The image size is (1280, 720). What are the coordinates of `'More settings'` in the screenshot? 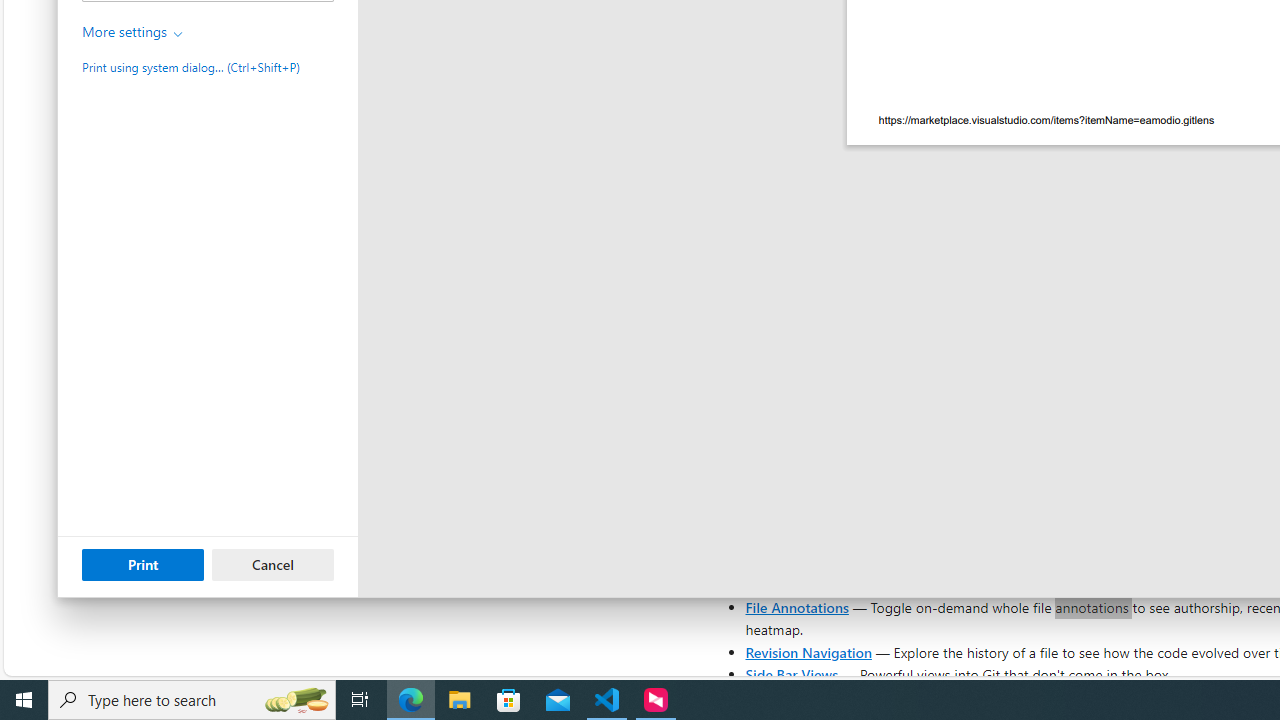 It's located at (132, 32).